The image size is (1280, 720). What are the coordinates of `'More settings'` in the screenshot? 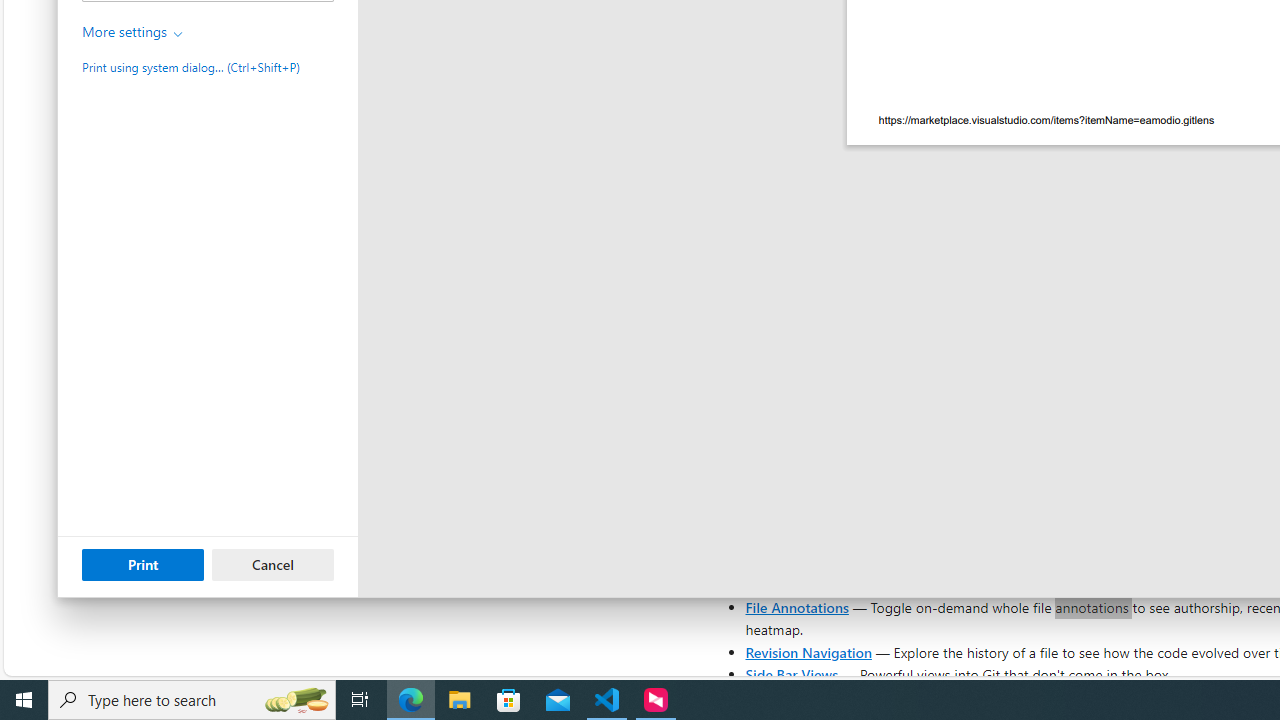 It's located at (132, 32).